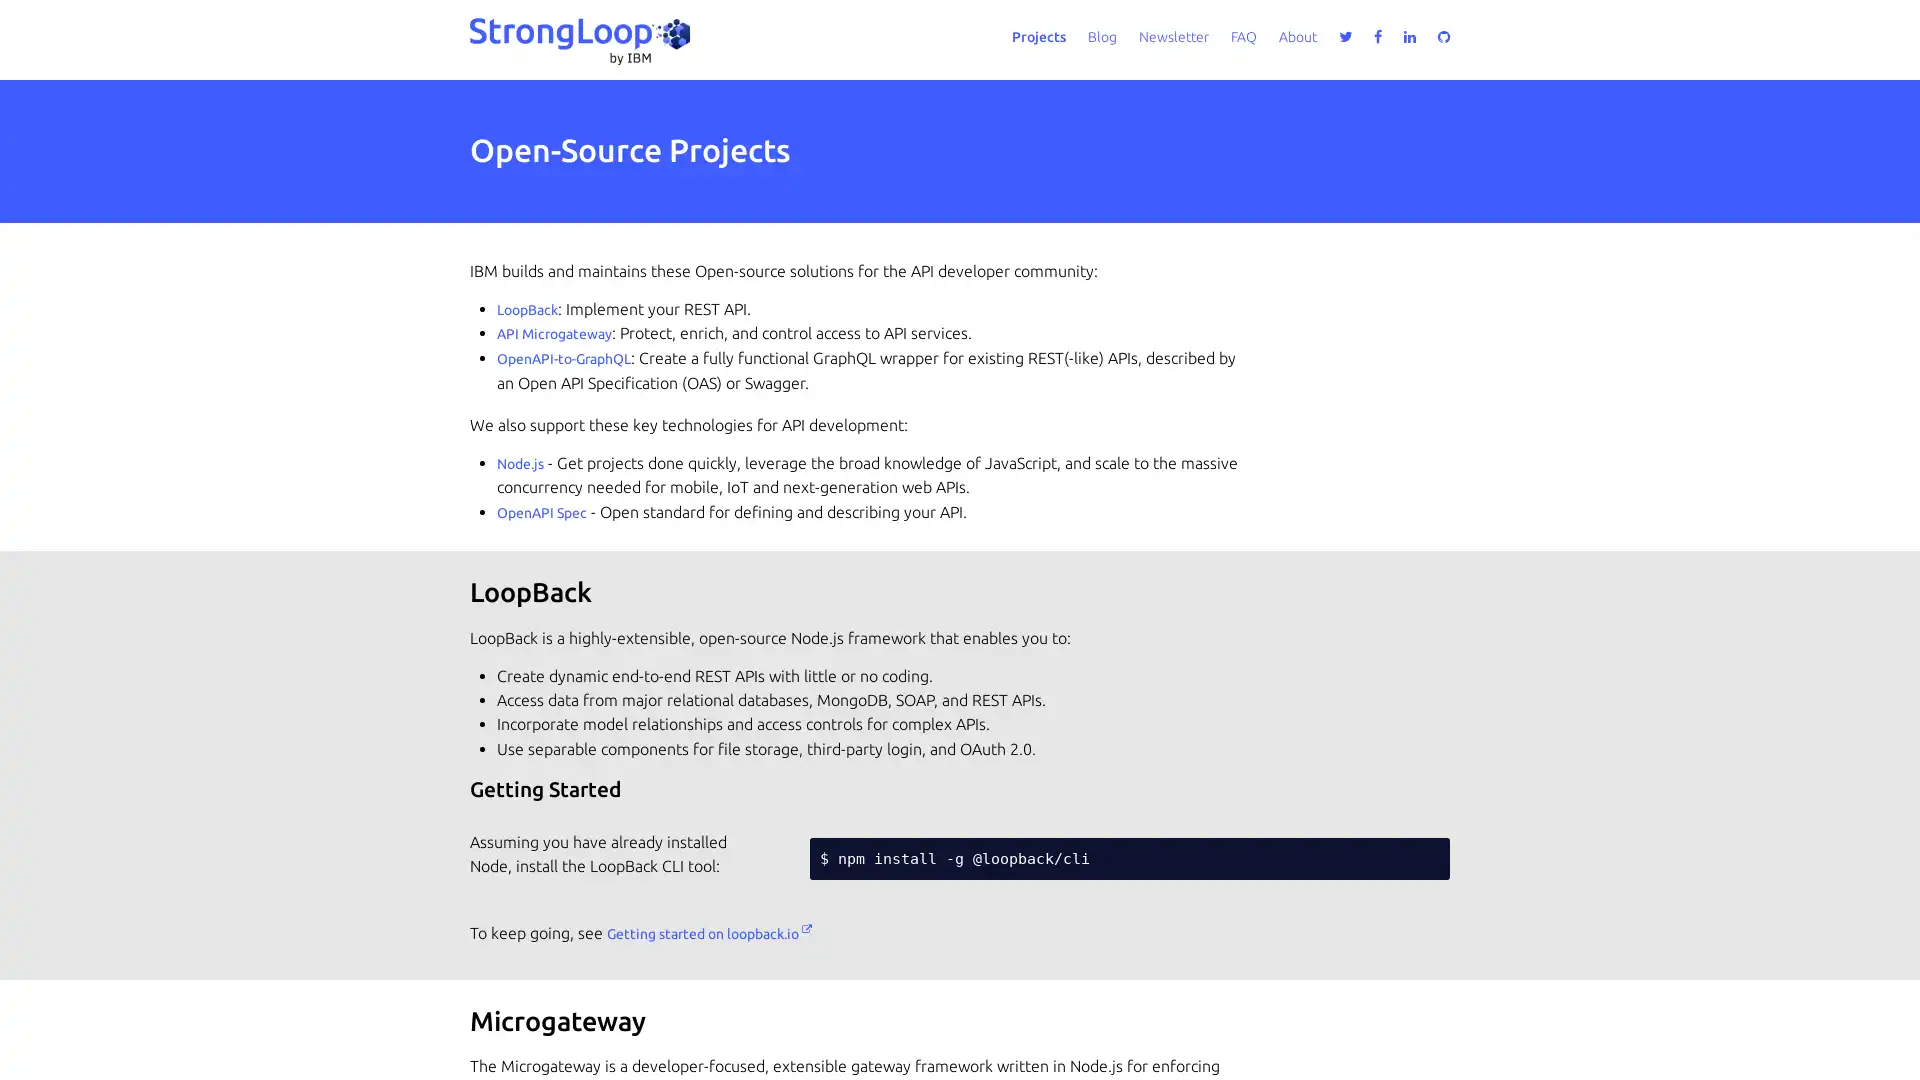 The image size is (1920, 1080). What do you see at coordinates (1758, 942) in the screenshot?
I see `Accept all` at bounding box center [1758, 942].